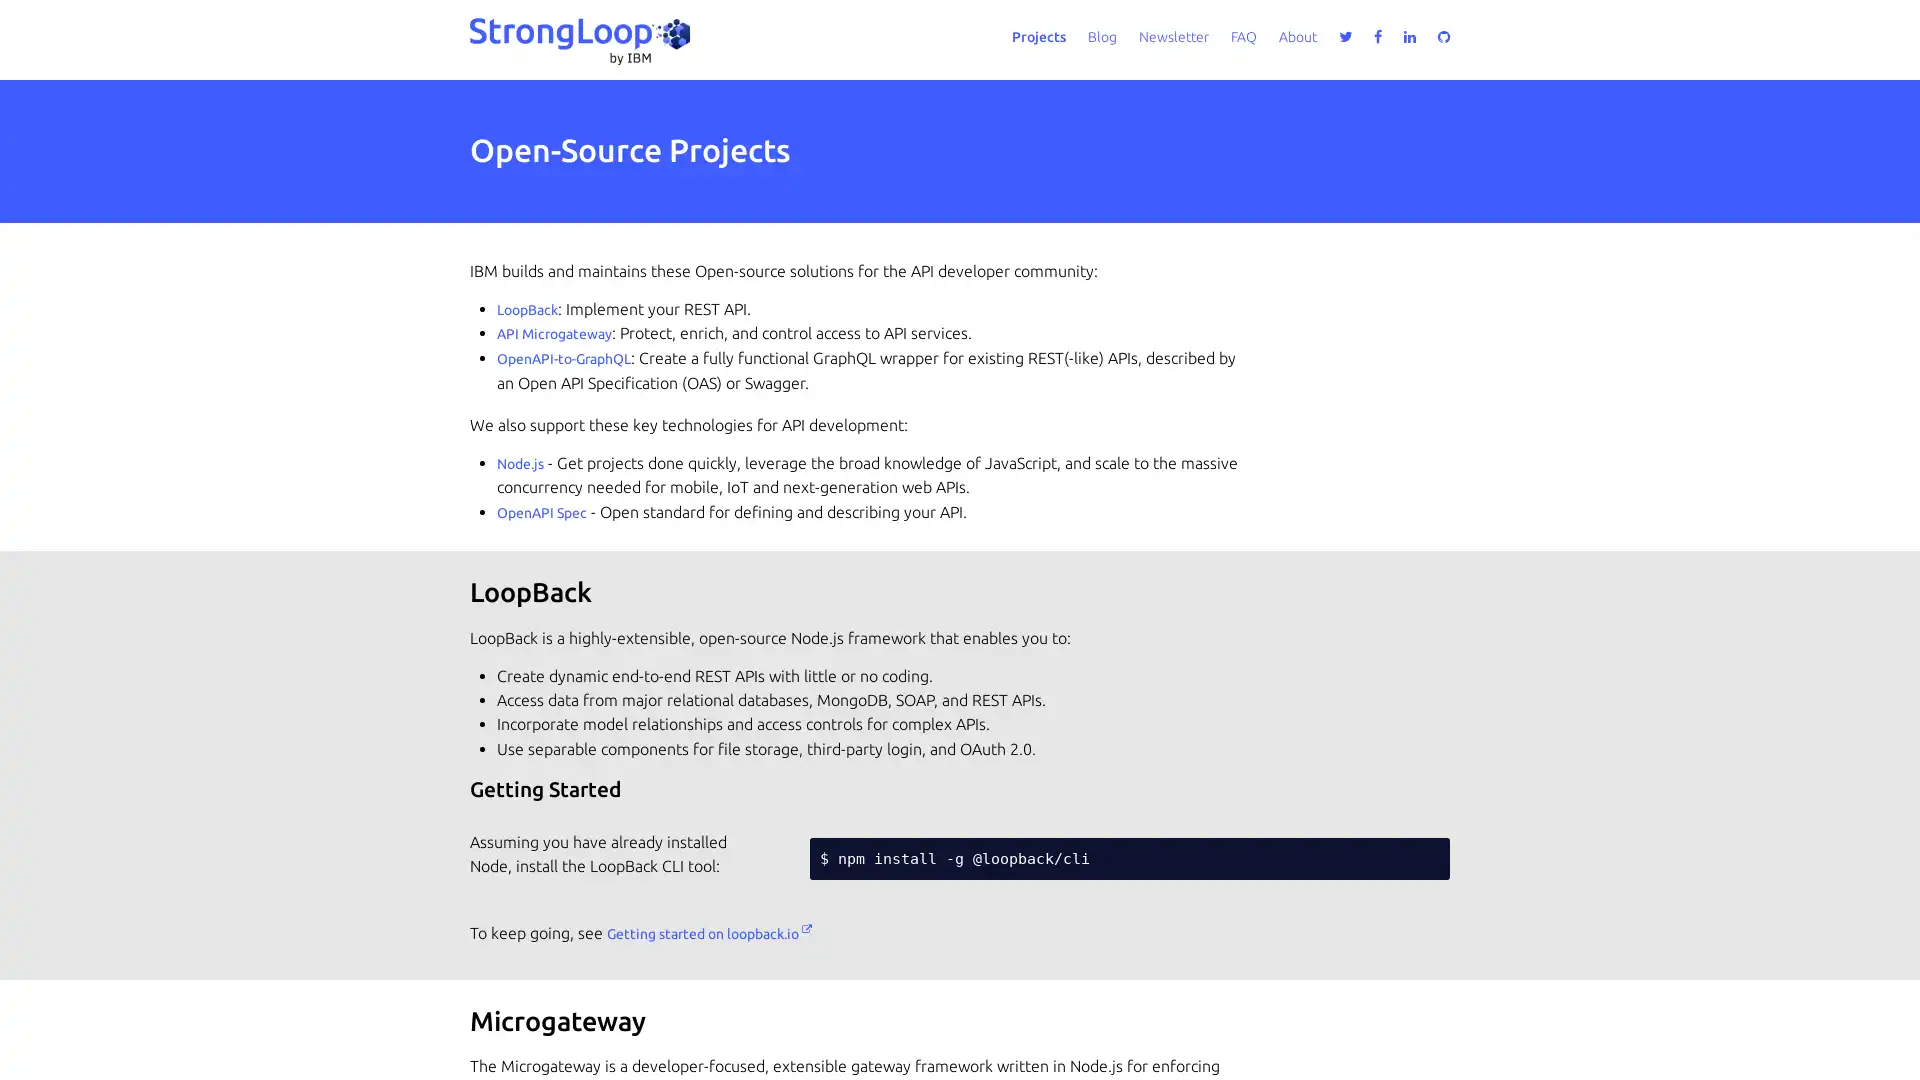 The image size is (1920, 1080). What do you see at coordinates (1758, 942) in the screenshot?
I see `Accept all` at bounding box center [1758, 942].